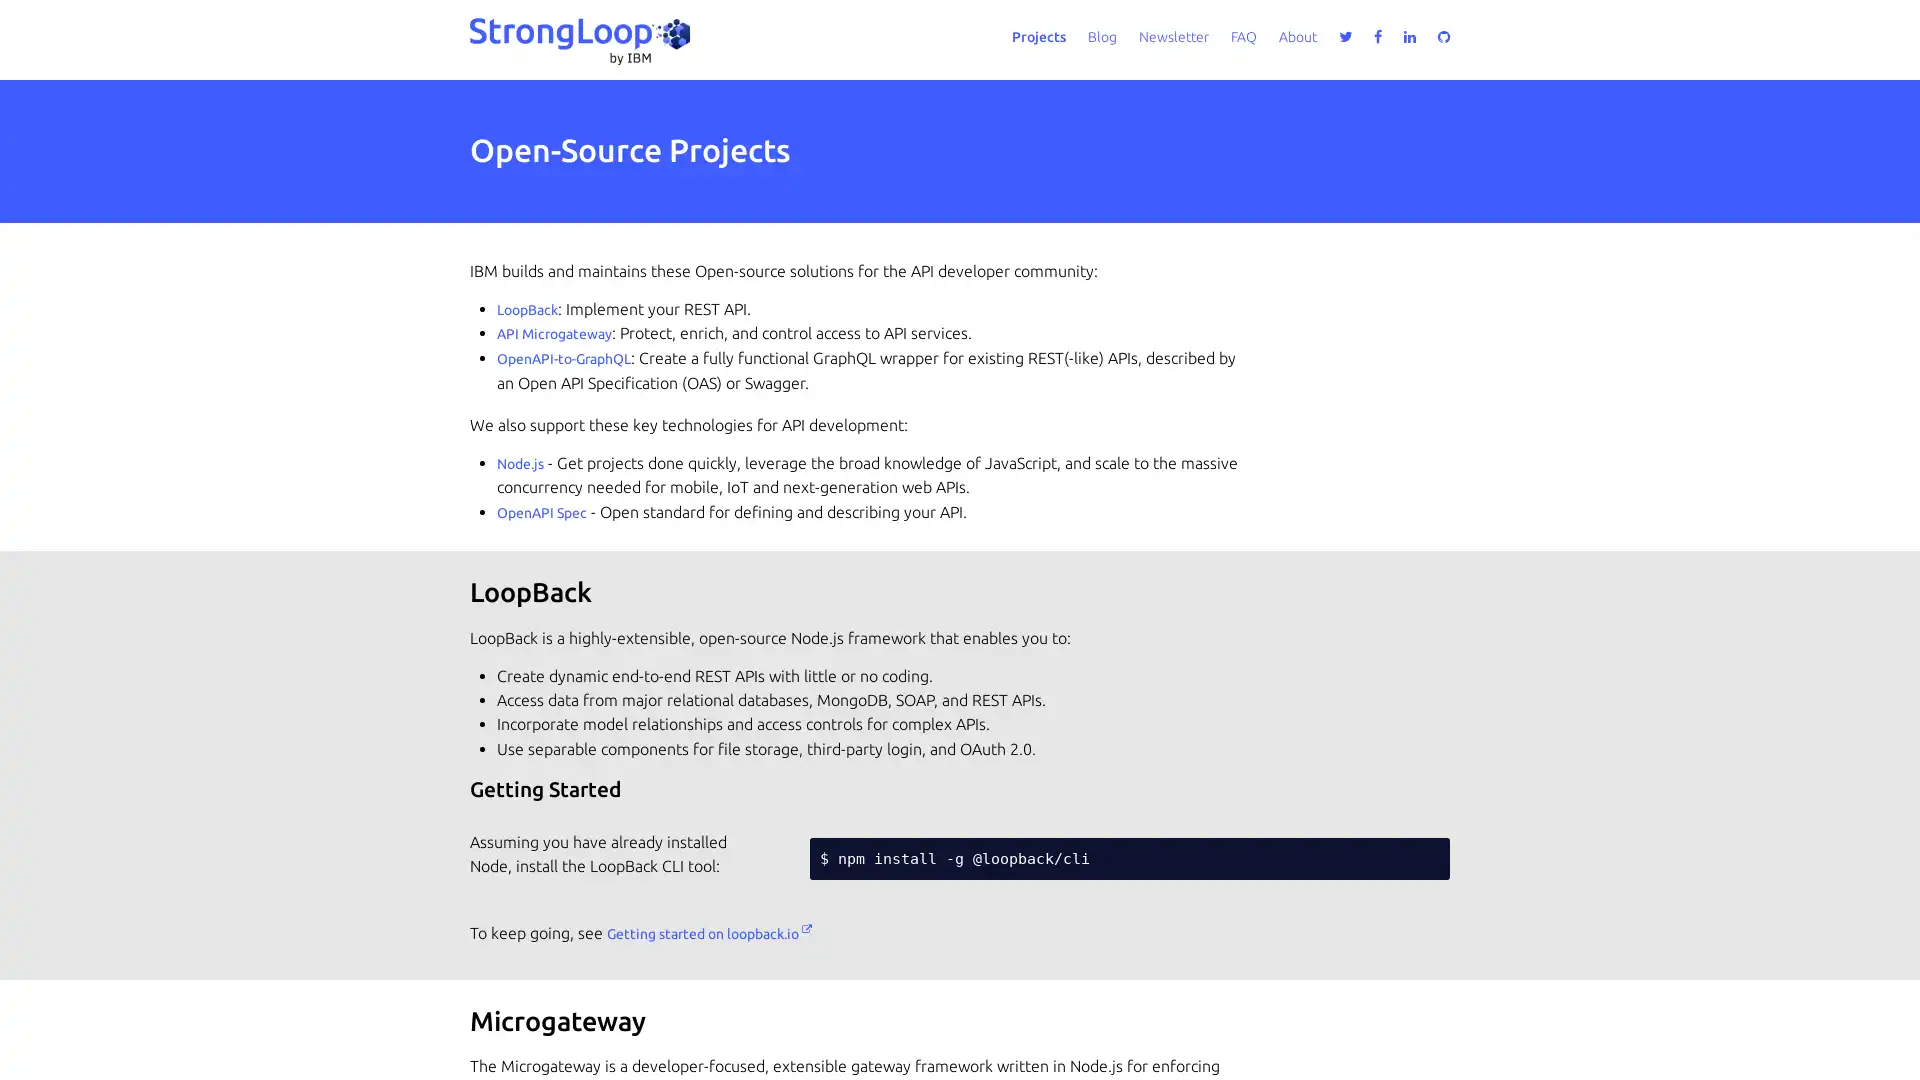 The image size is (1920, 1080). What do you see at coordinates (1758, 942) in the screenshot?
I see `Accept all` at bounding box center [1758, 942].